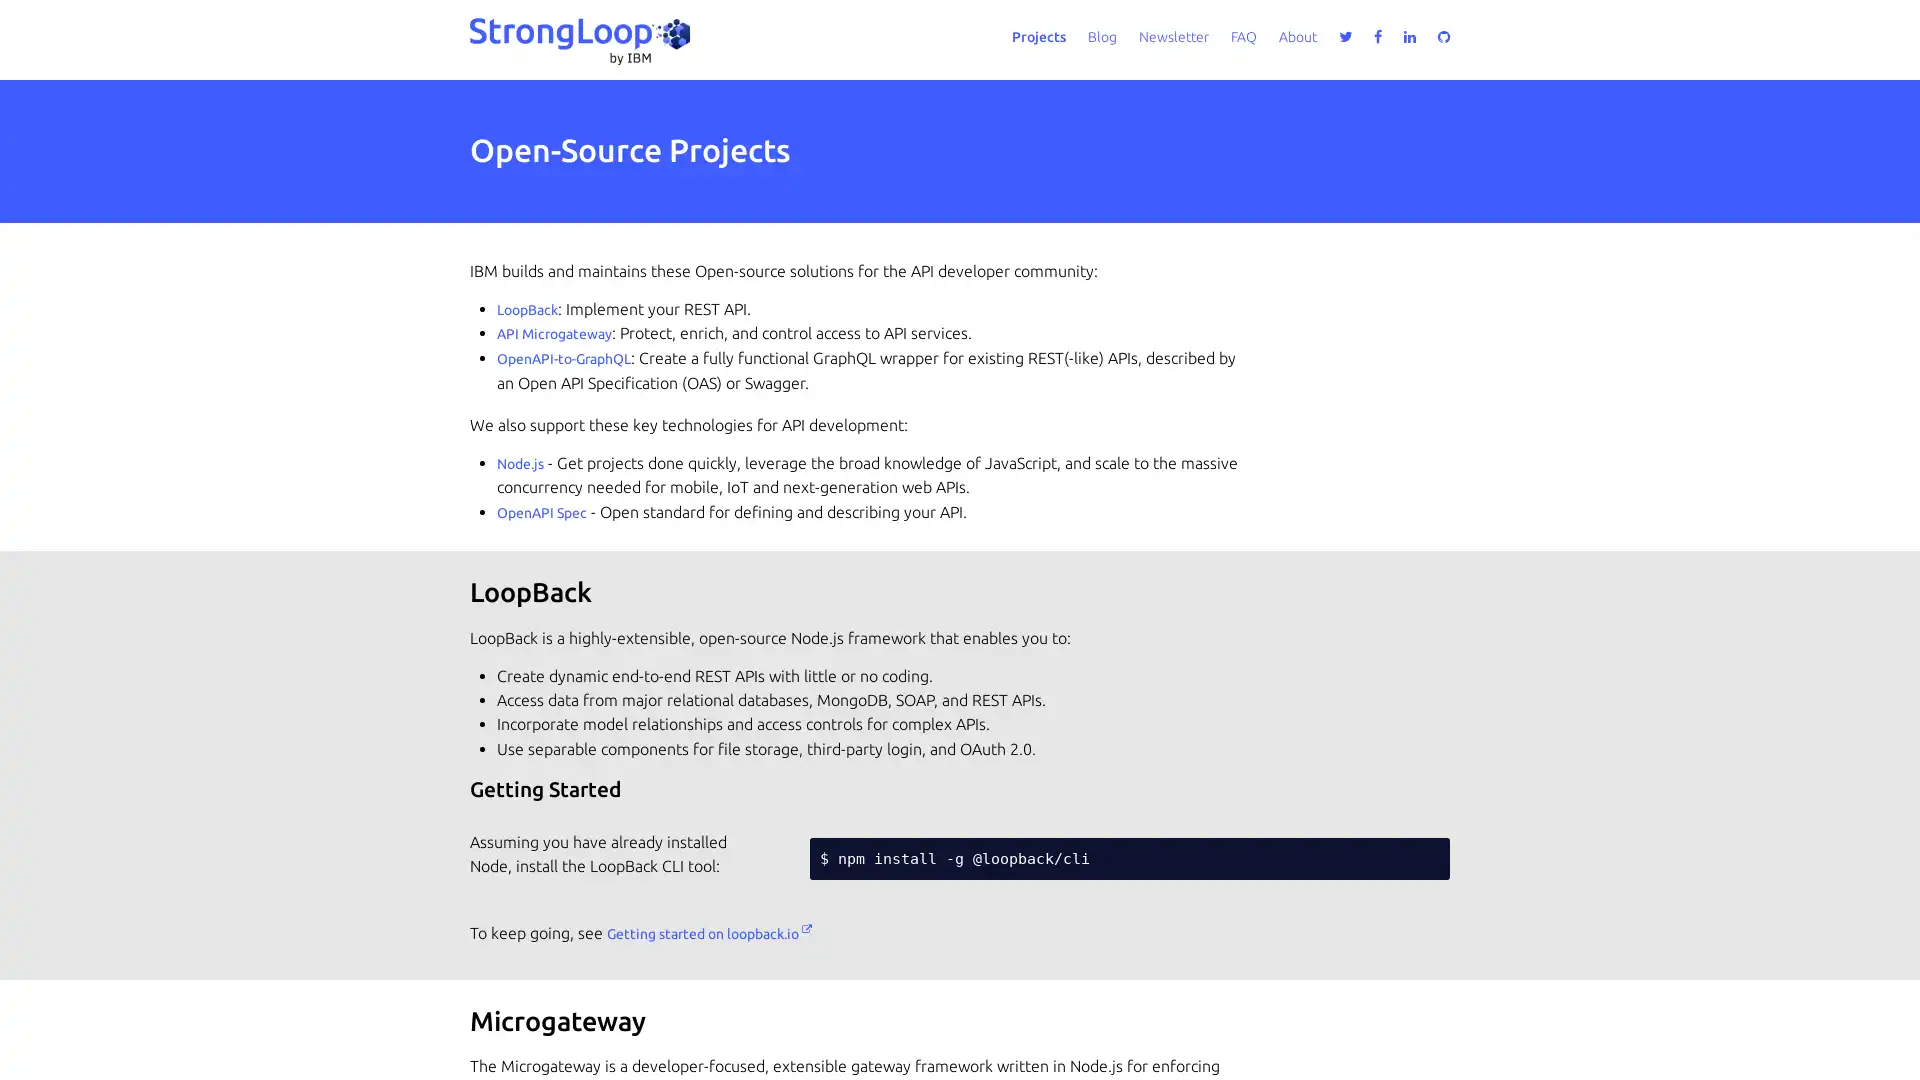 The image size is (1920, 1080). What do you see at coordinates (1758, 942) in the screenshot?
I see `Accept all` at bounding box center [1758, 942].